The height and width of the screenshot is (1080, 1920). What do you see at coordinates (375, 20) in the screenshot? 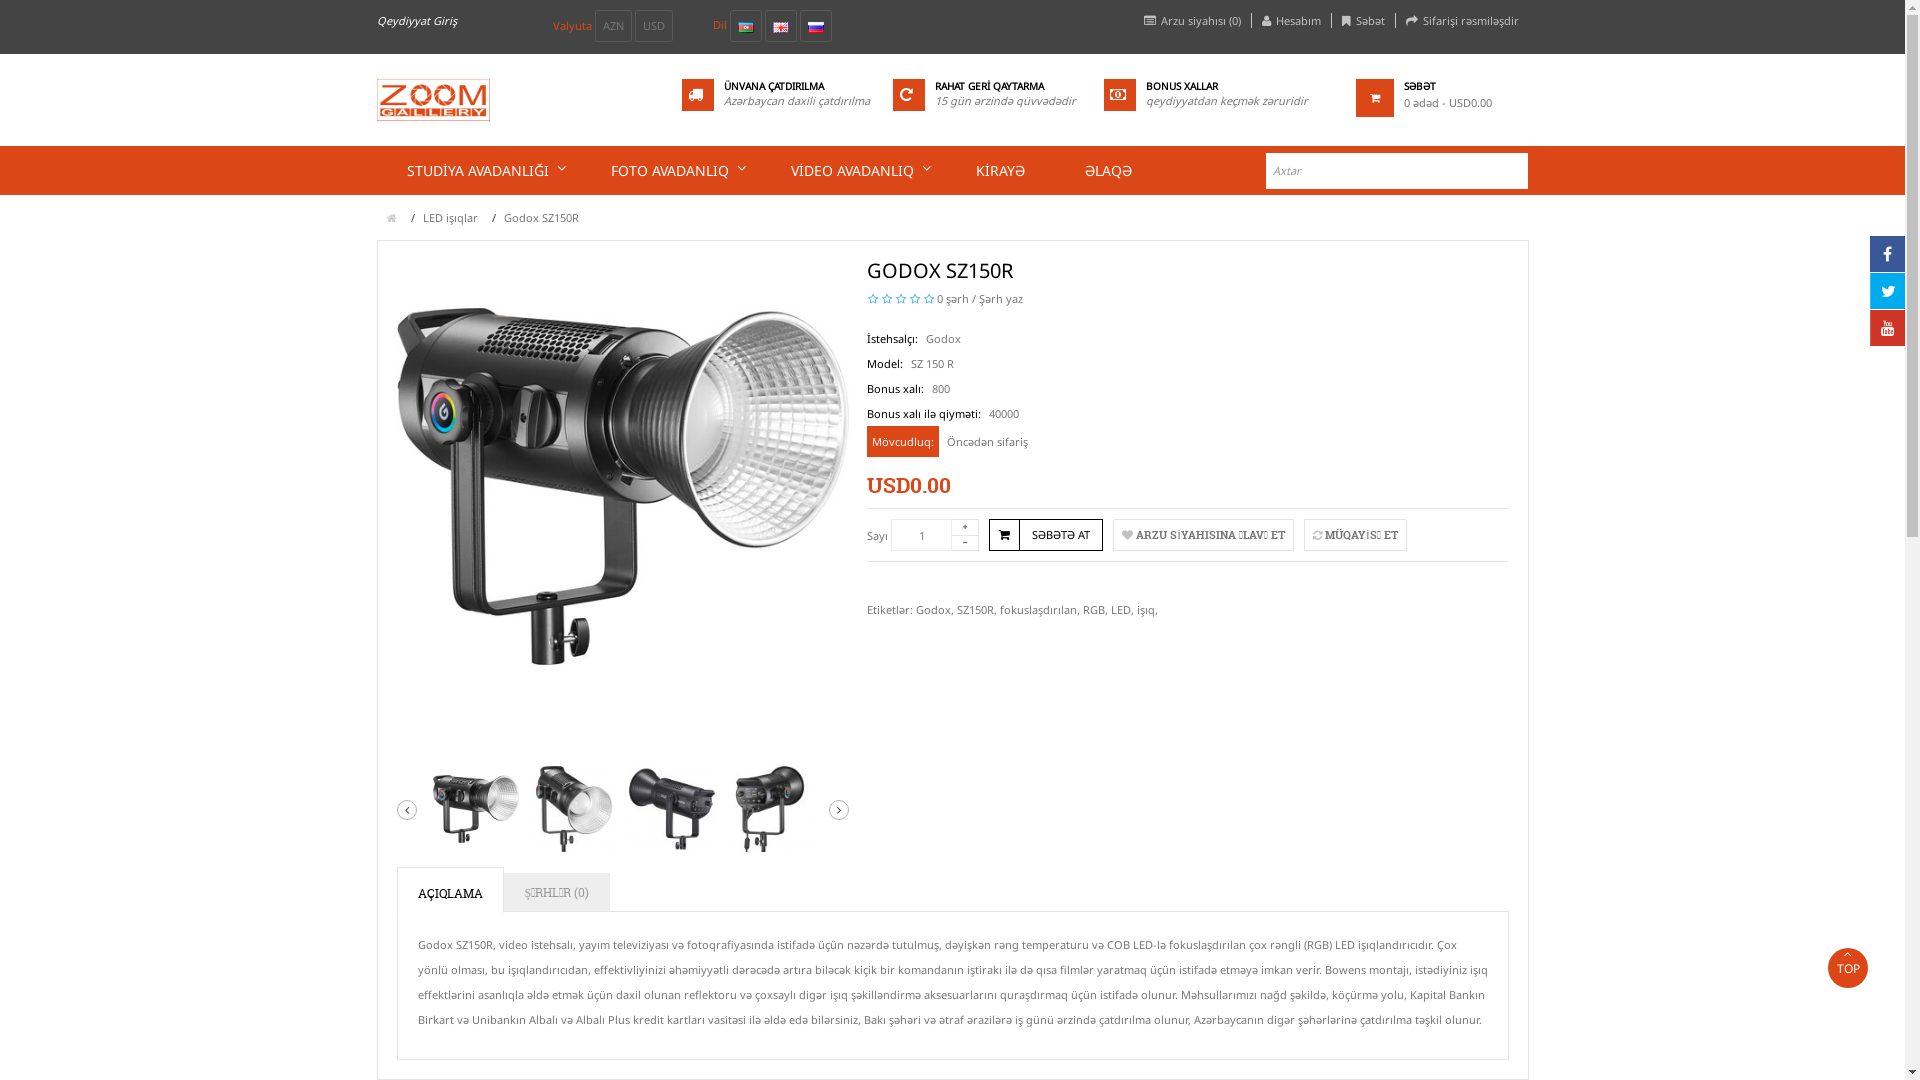
I see `'Qeydiyyat'` at bounding box center [375, 20].